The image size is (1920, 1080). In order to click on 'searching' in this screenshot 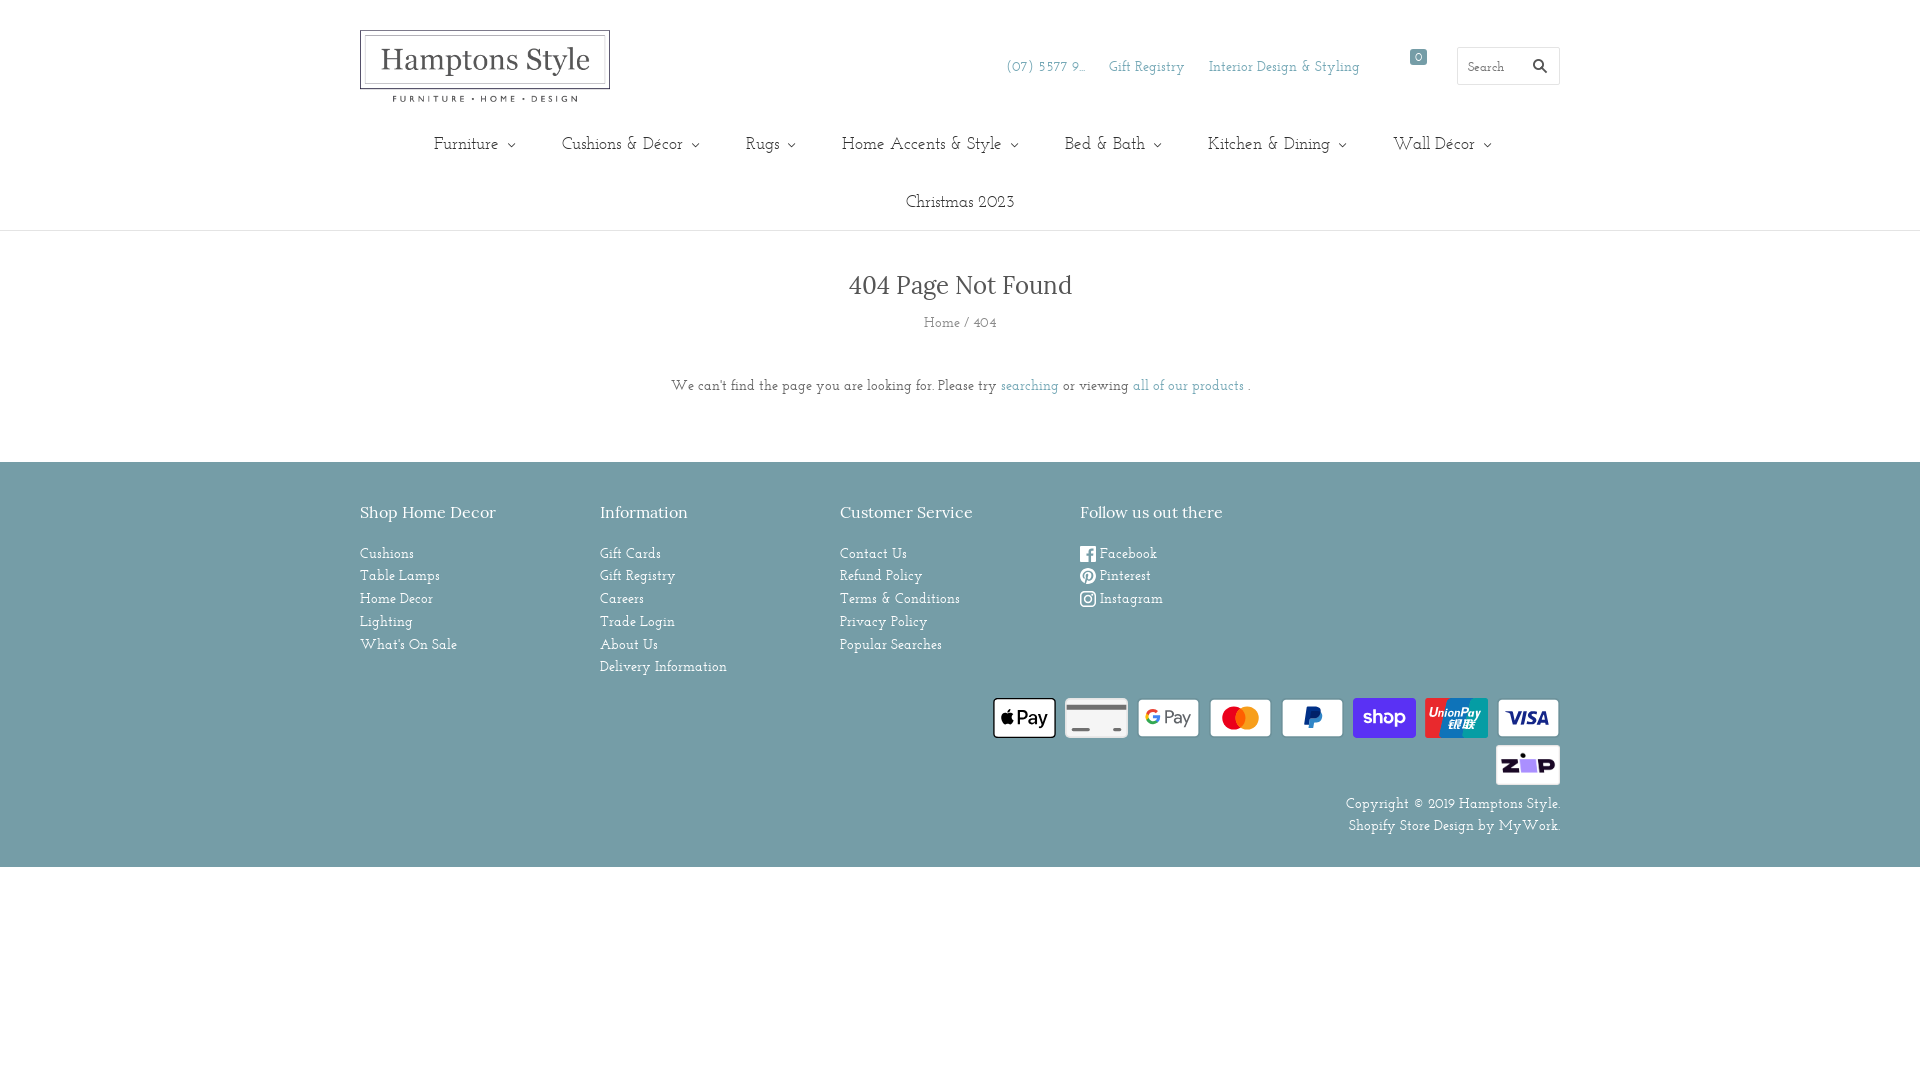, I will do `click(1028, 385)`.